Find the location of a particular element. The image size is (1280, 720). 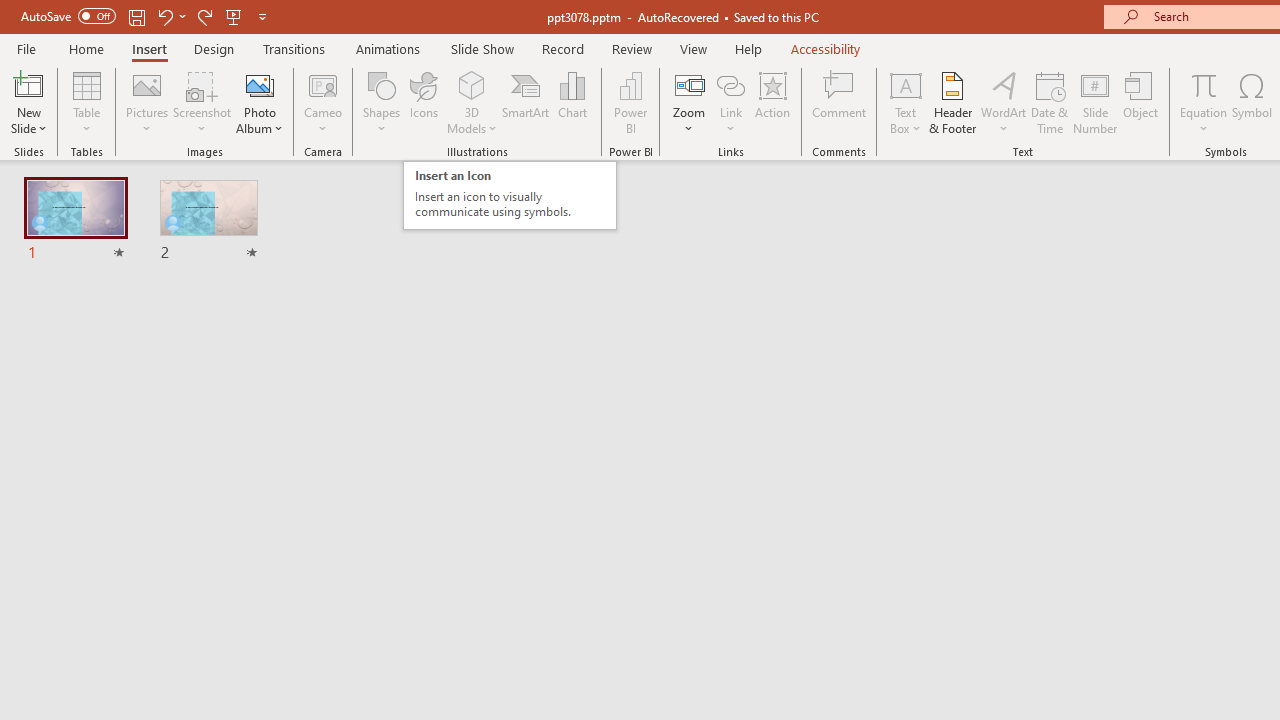

'Link' is located at coordinates (730, 84).